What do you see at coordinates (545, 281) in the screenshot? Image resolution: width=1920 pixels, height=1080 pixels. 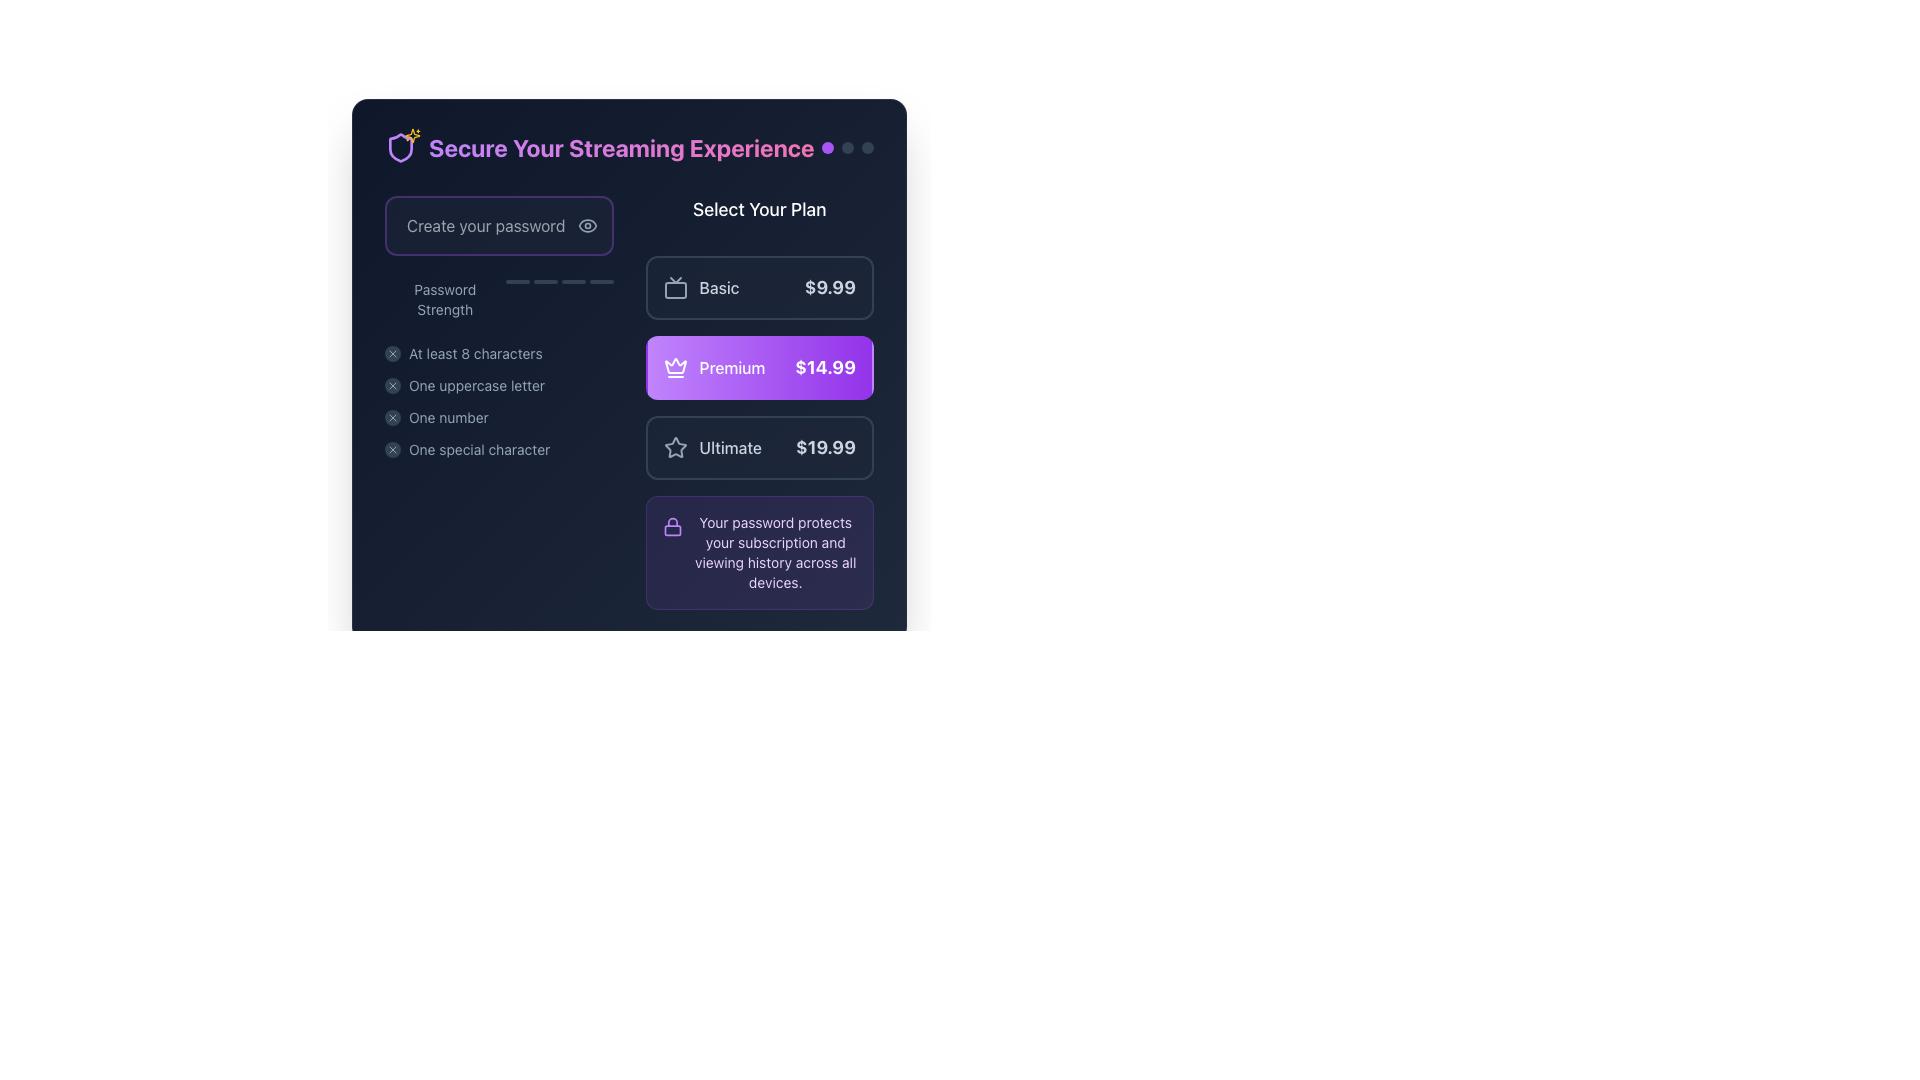 I see `the visual change in the second progress indicator bar located beneath the 'Password Strength' label, which represents the strength of the password being created` at bounding box center [545, 281].